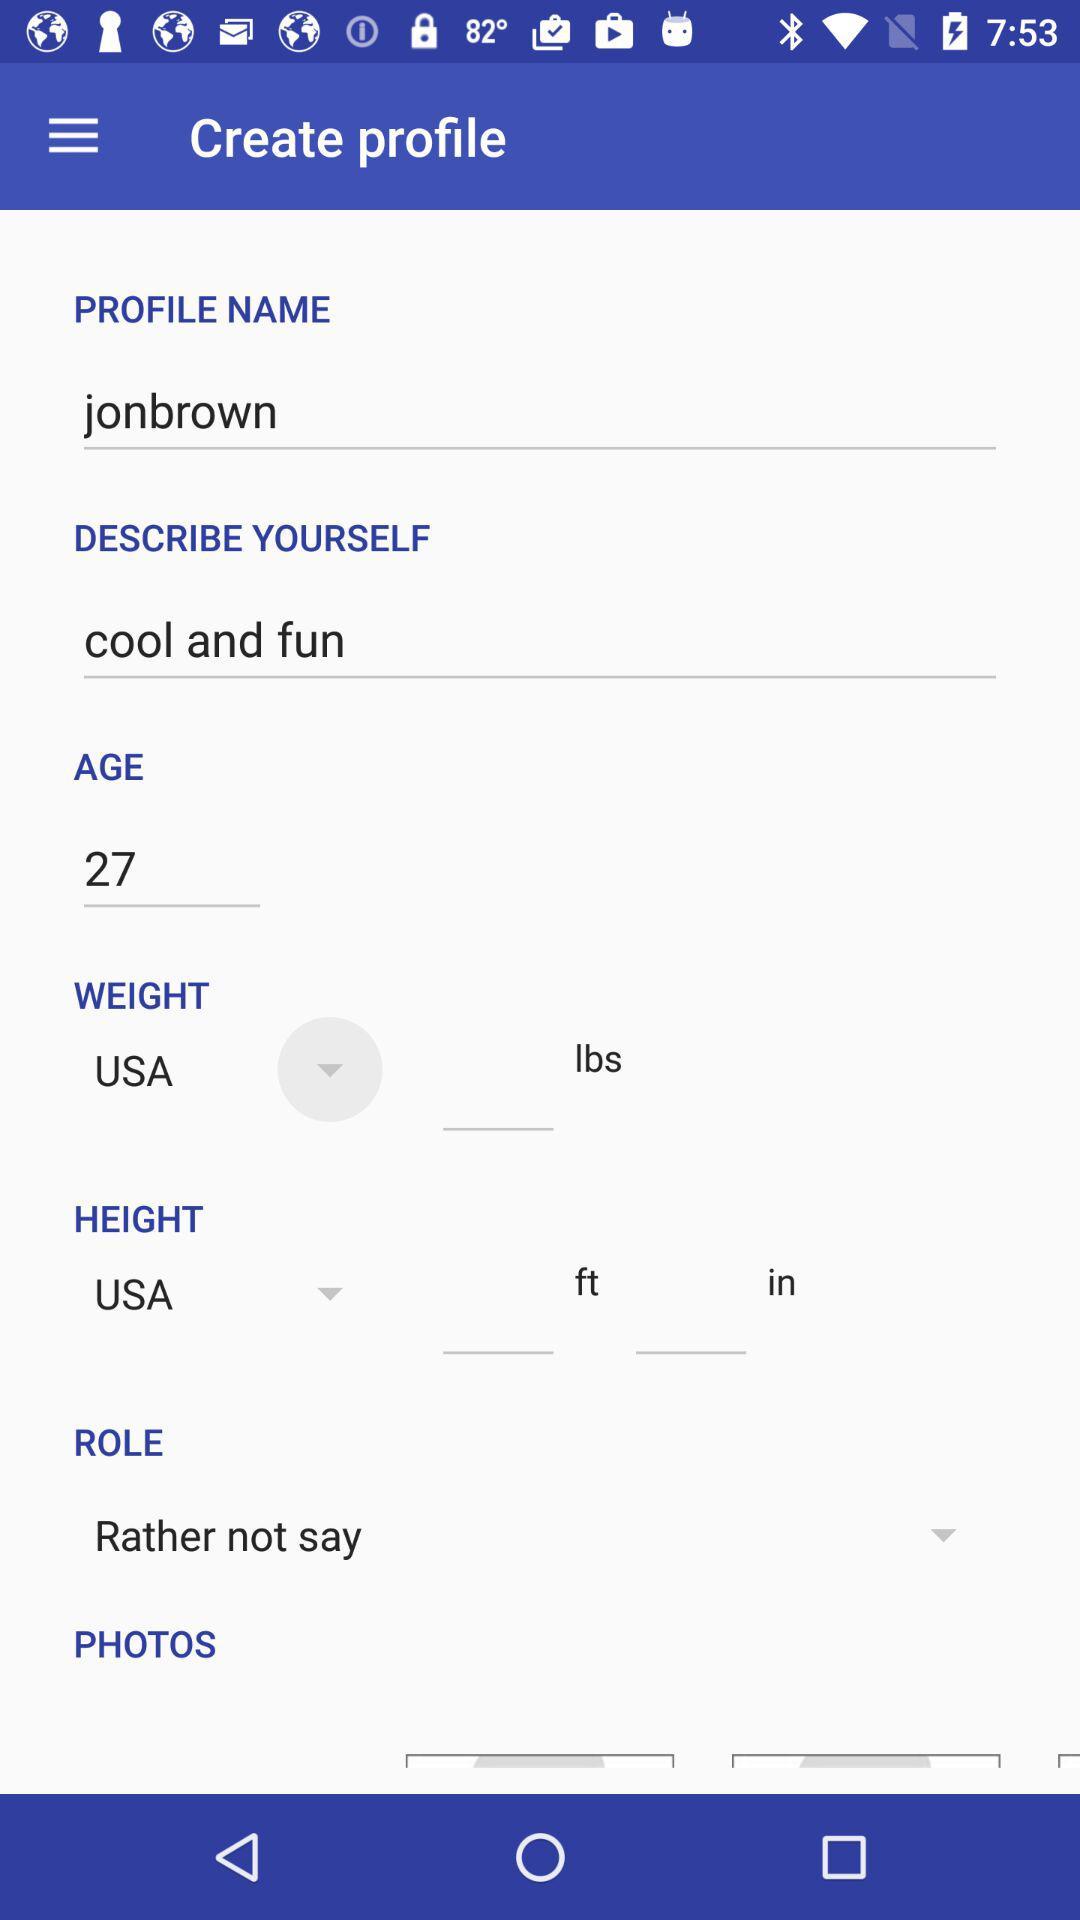  I want to click on the item below weight item, so click(497, 1093).